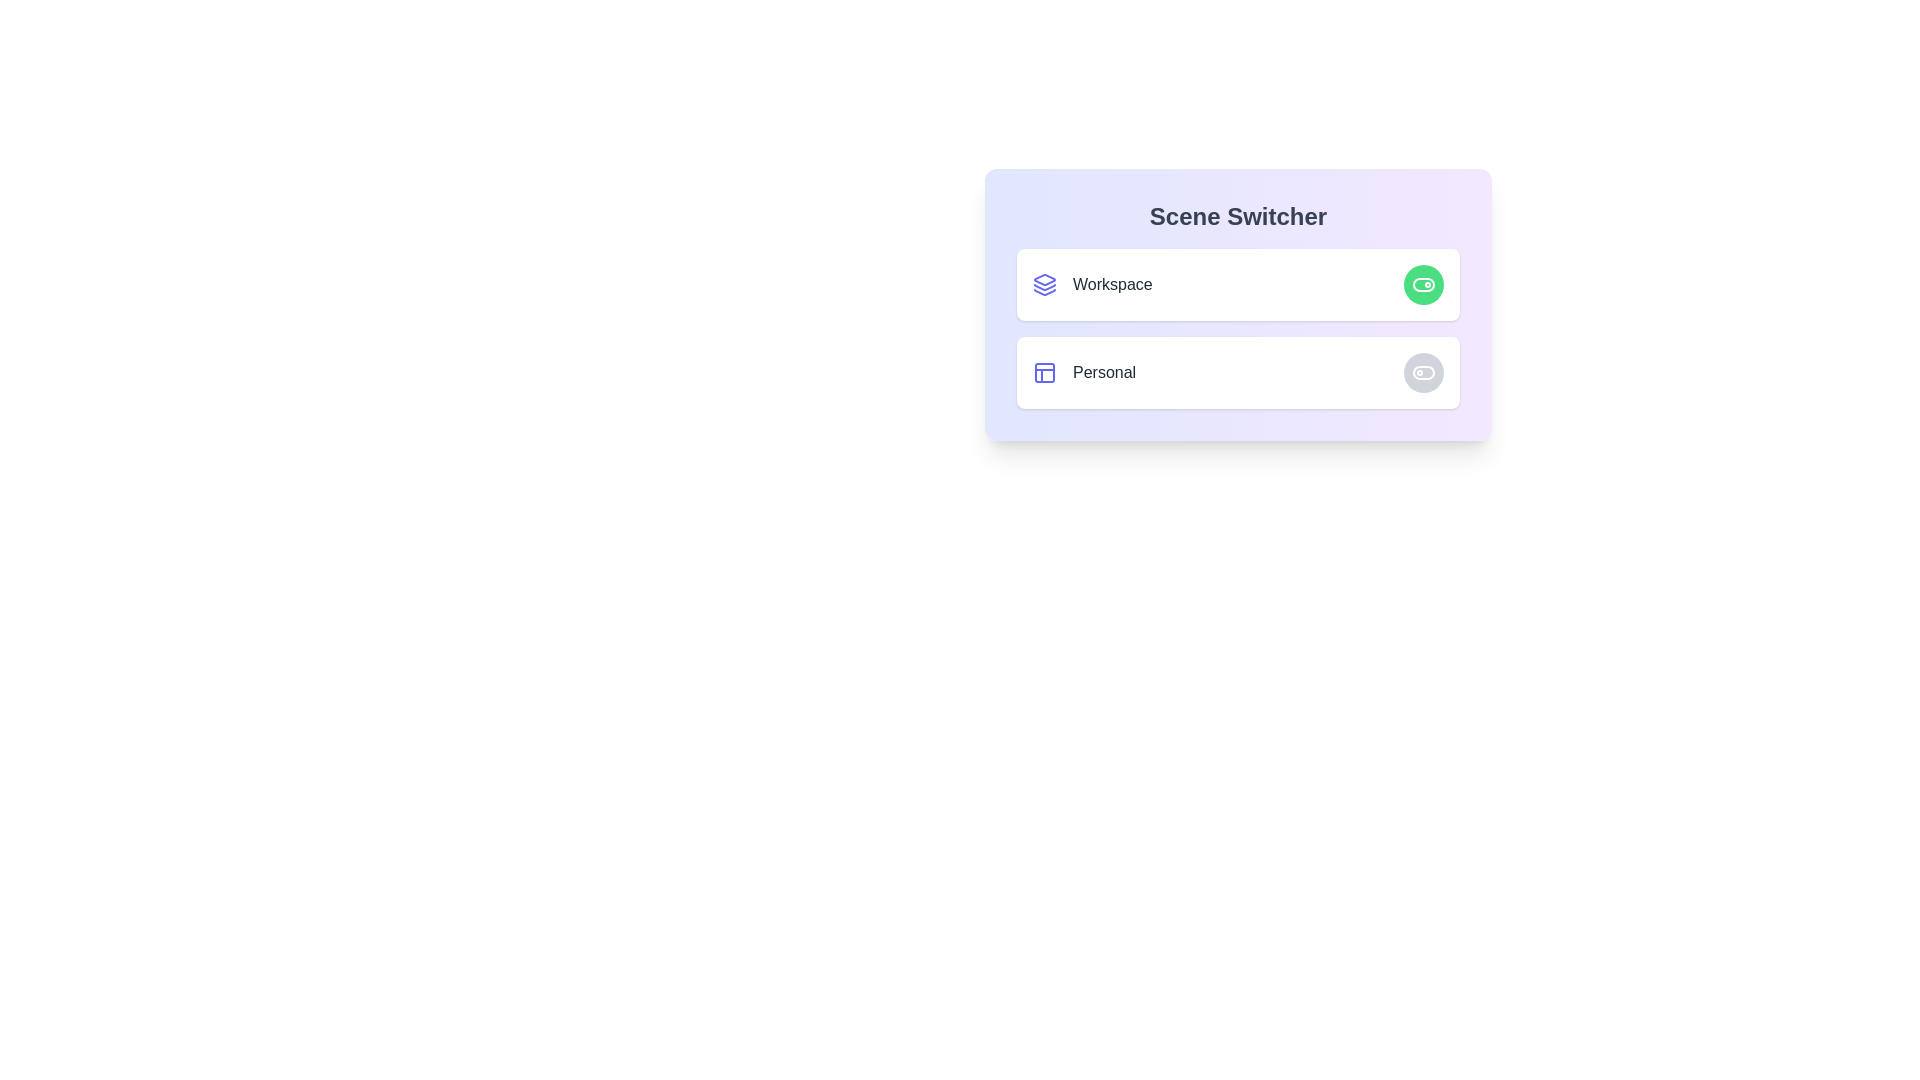 The image size is (1920, 1080). What do you see at coordinates (1423, 285) in the screenshot?
I see `the state of the toggle switch base located on the top-right side of the 'Workspace' row, which is a green rectangular shape with rounded corners` at bounding box center [1423, 285].